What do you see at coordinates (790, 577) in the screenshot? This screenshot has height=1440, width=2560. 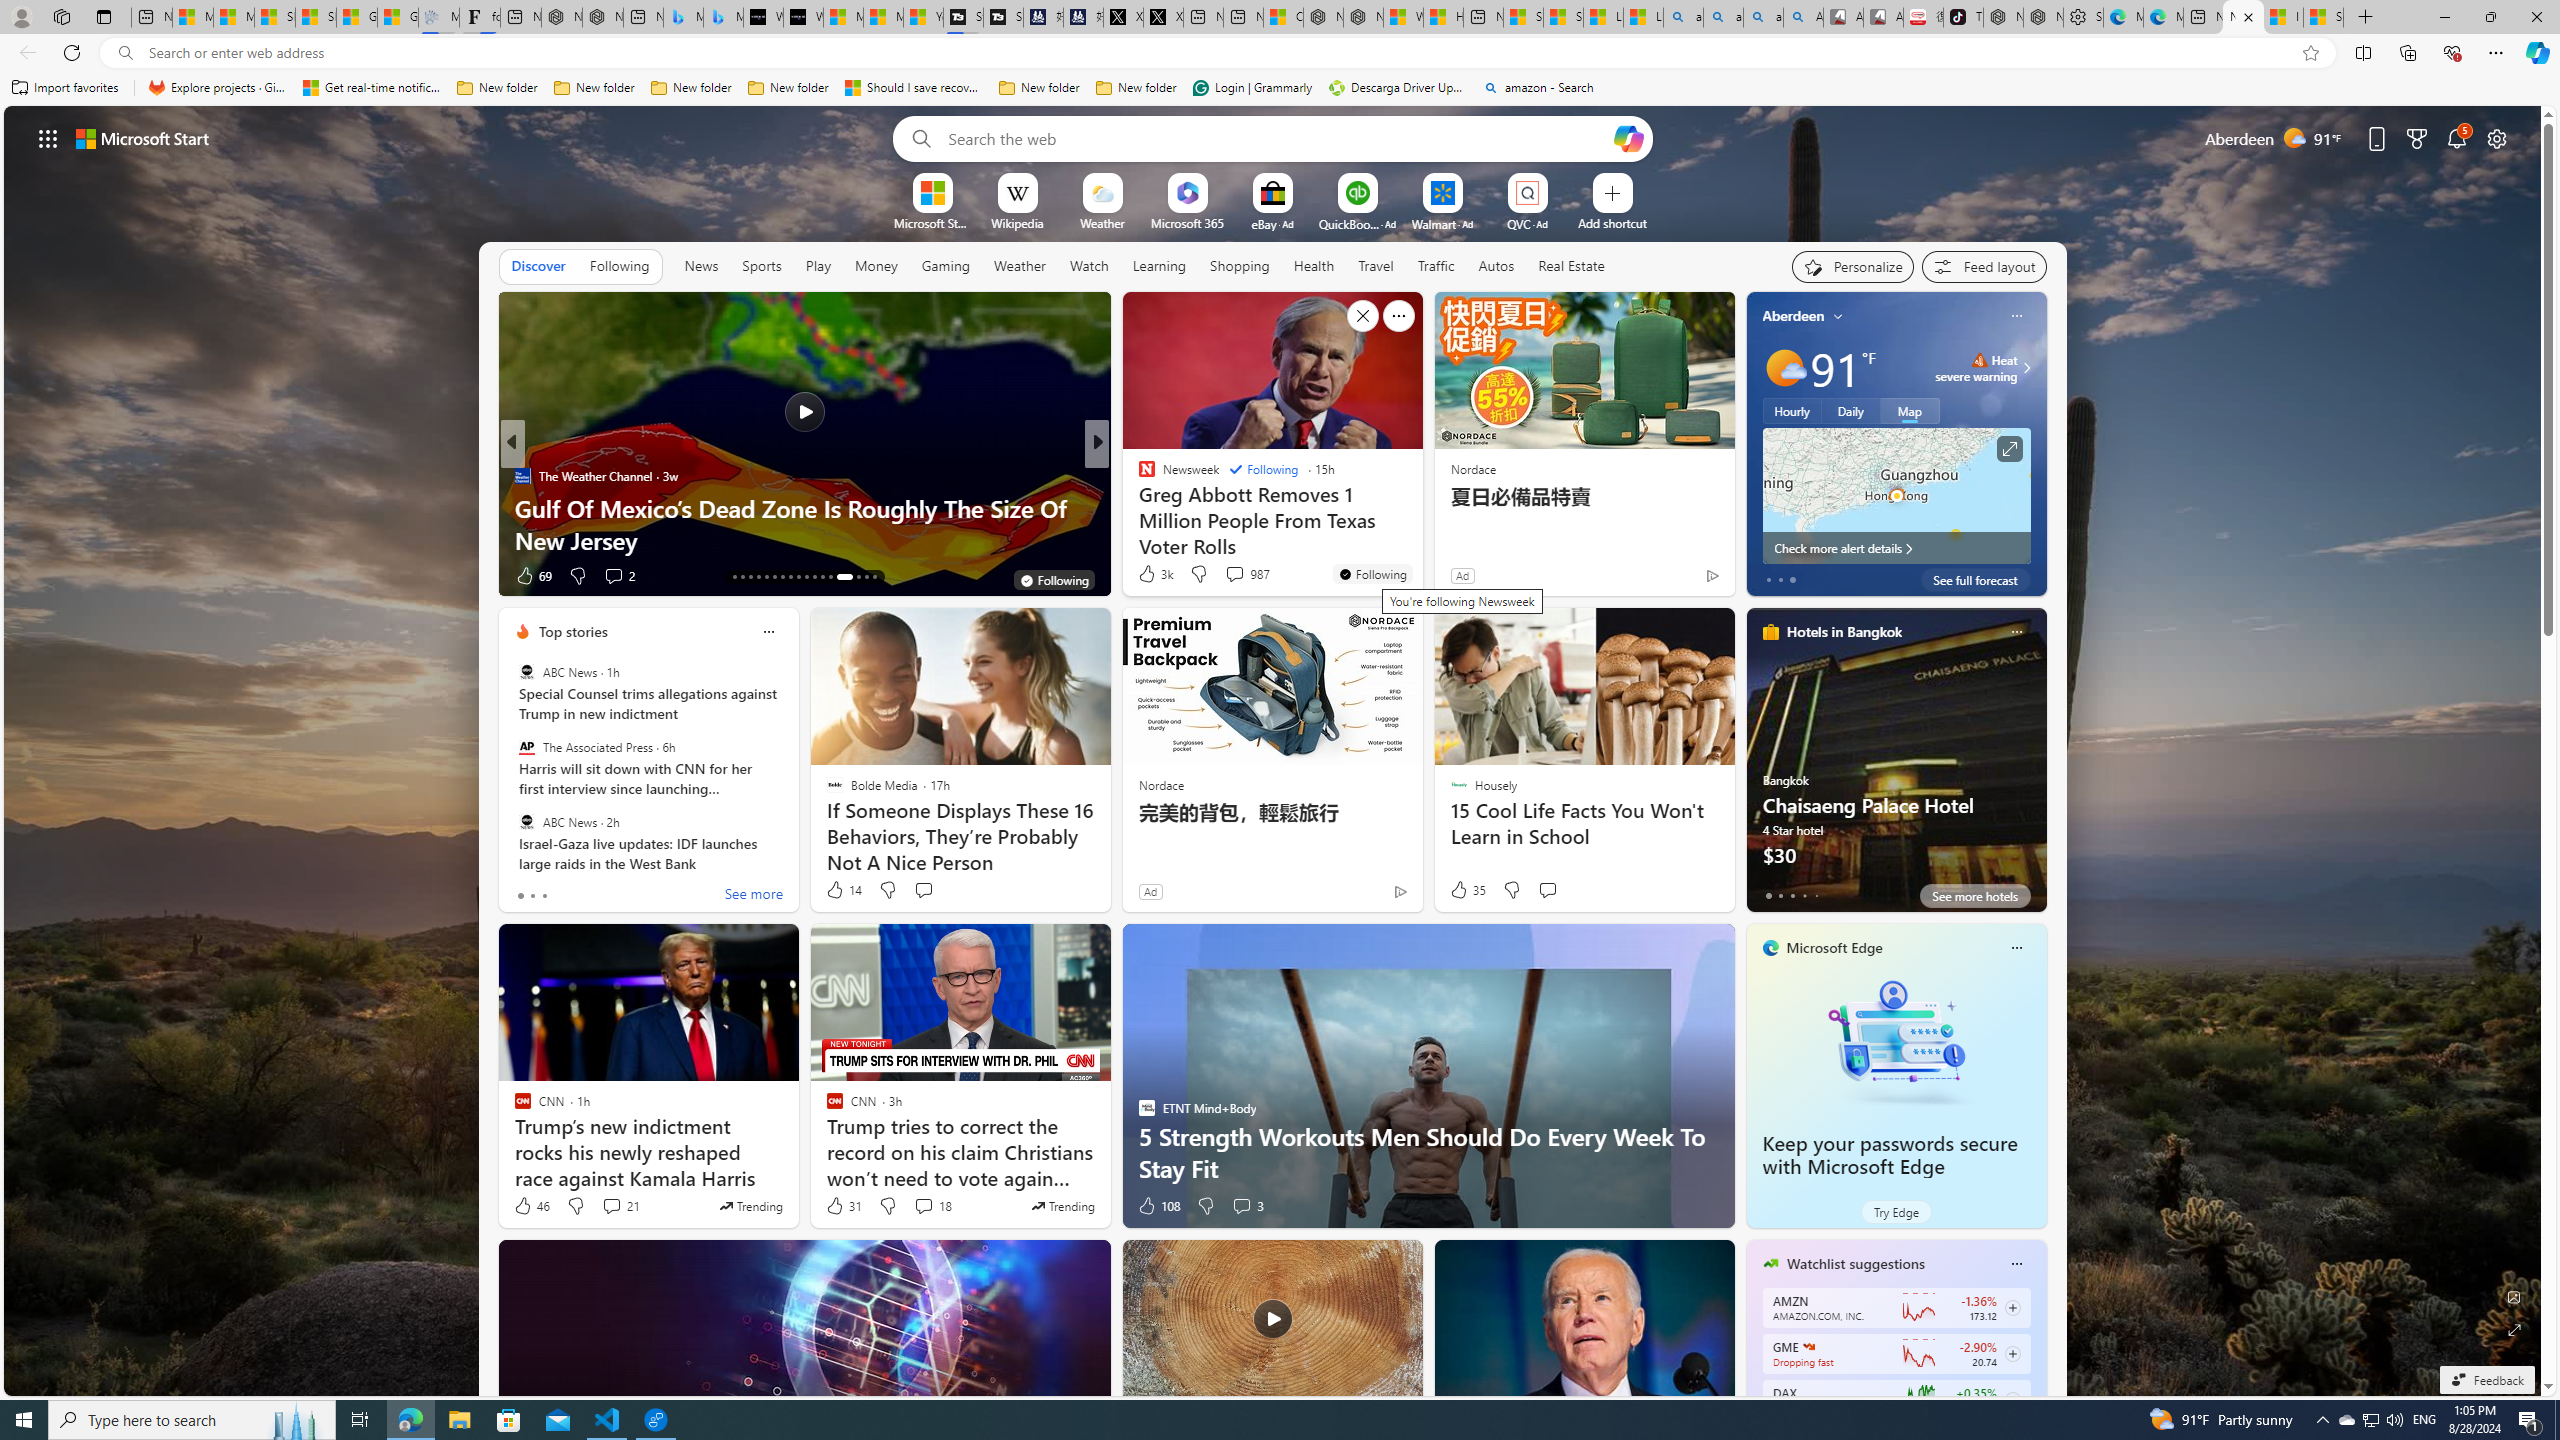 I see `'AutomationID: tab-20'` at bounding box center [790, 577].